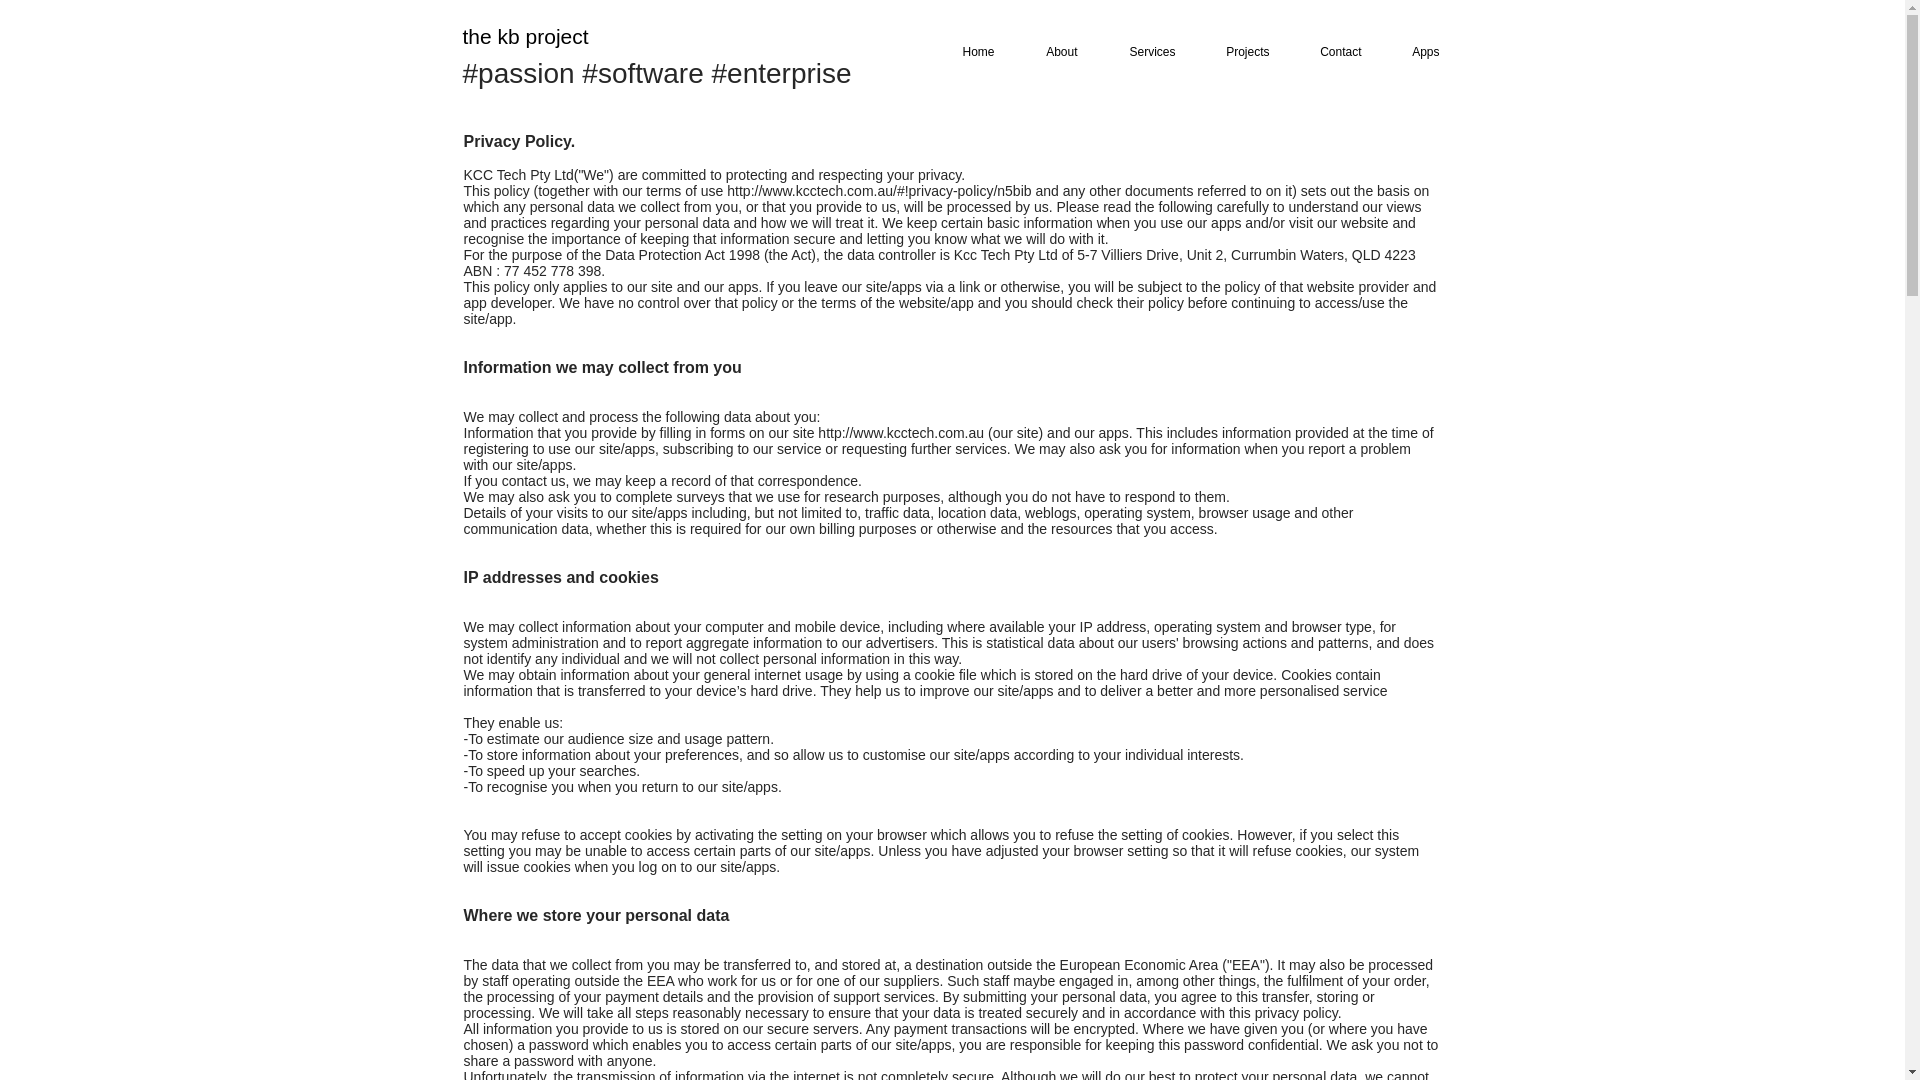  I want to click on 'http://www.kcctech.com.au/#!privacy-policy/n5bib', so click(878, 191).